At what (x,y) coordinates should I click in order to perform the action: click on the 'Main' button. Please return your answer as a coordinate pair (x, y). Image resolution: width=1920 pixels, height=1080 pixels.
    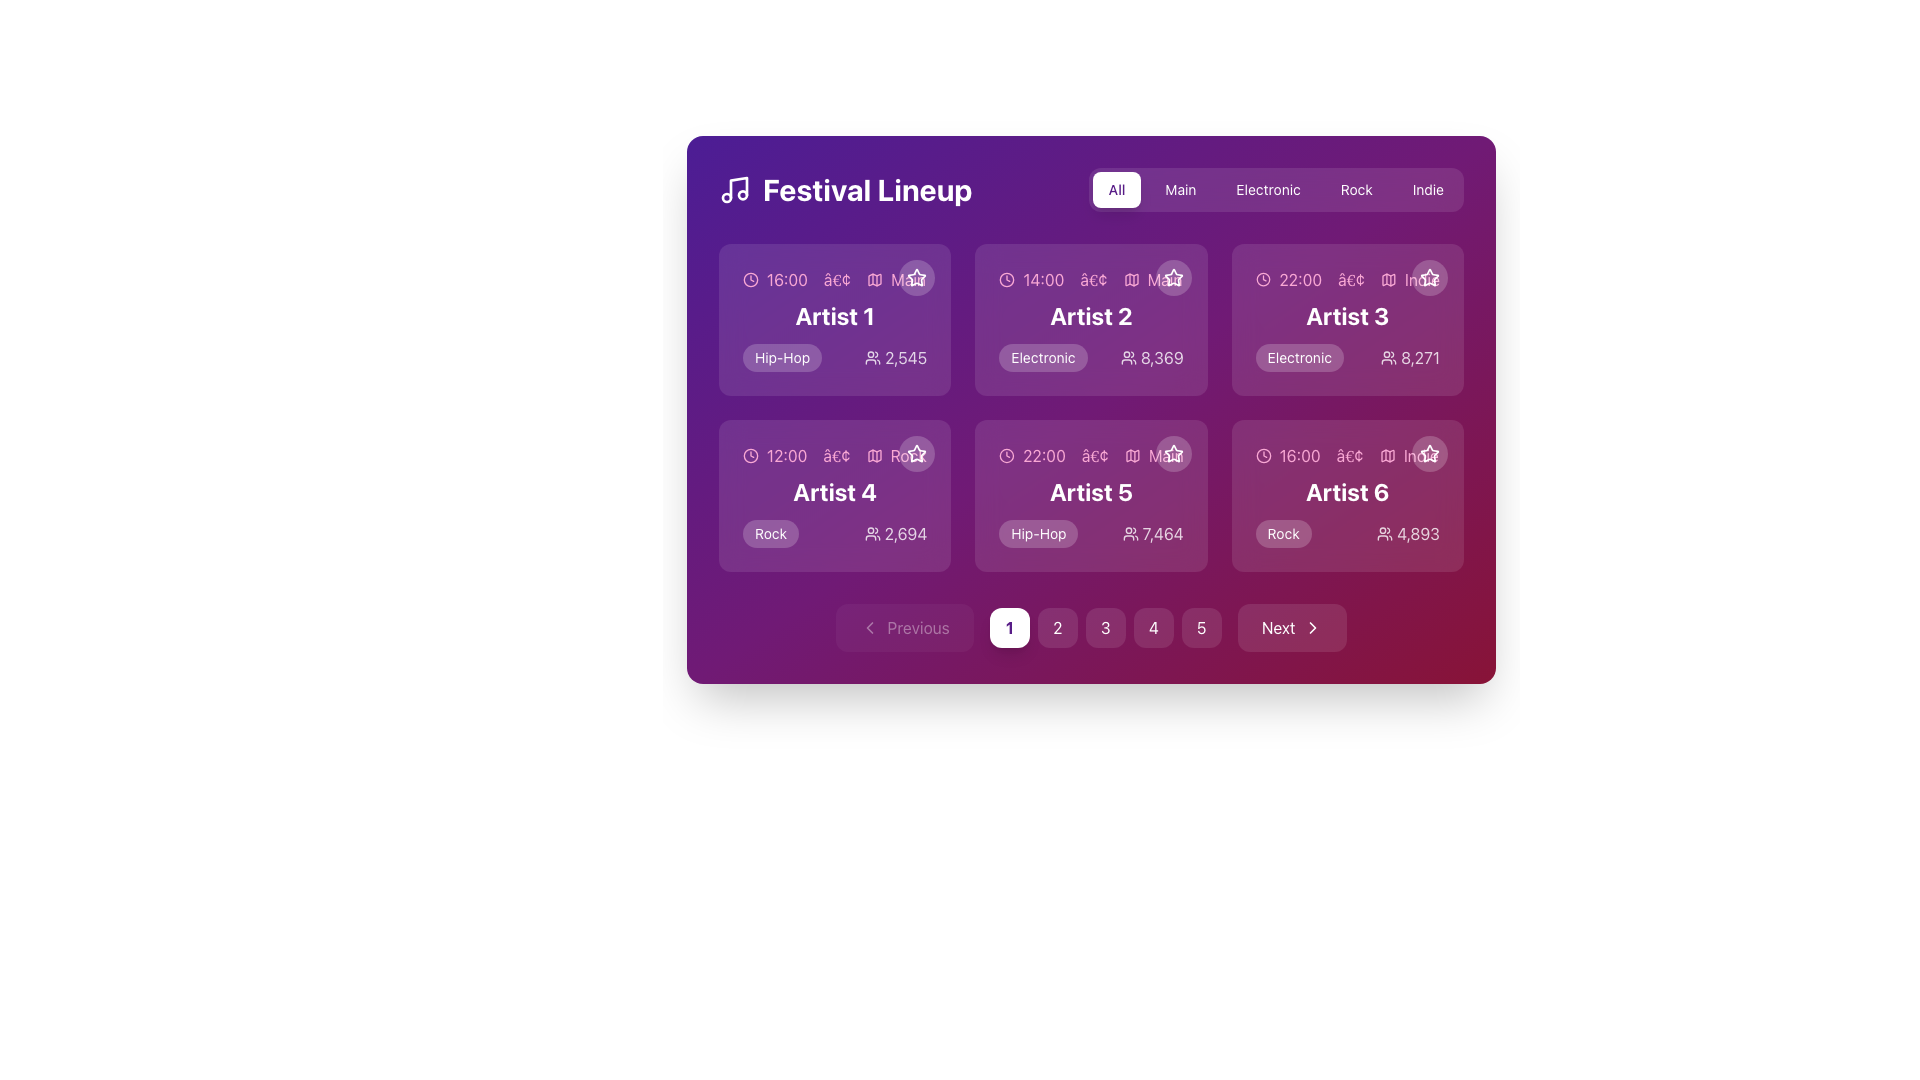
    Looking at the image, I should click on (1180, 189).